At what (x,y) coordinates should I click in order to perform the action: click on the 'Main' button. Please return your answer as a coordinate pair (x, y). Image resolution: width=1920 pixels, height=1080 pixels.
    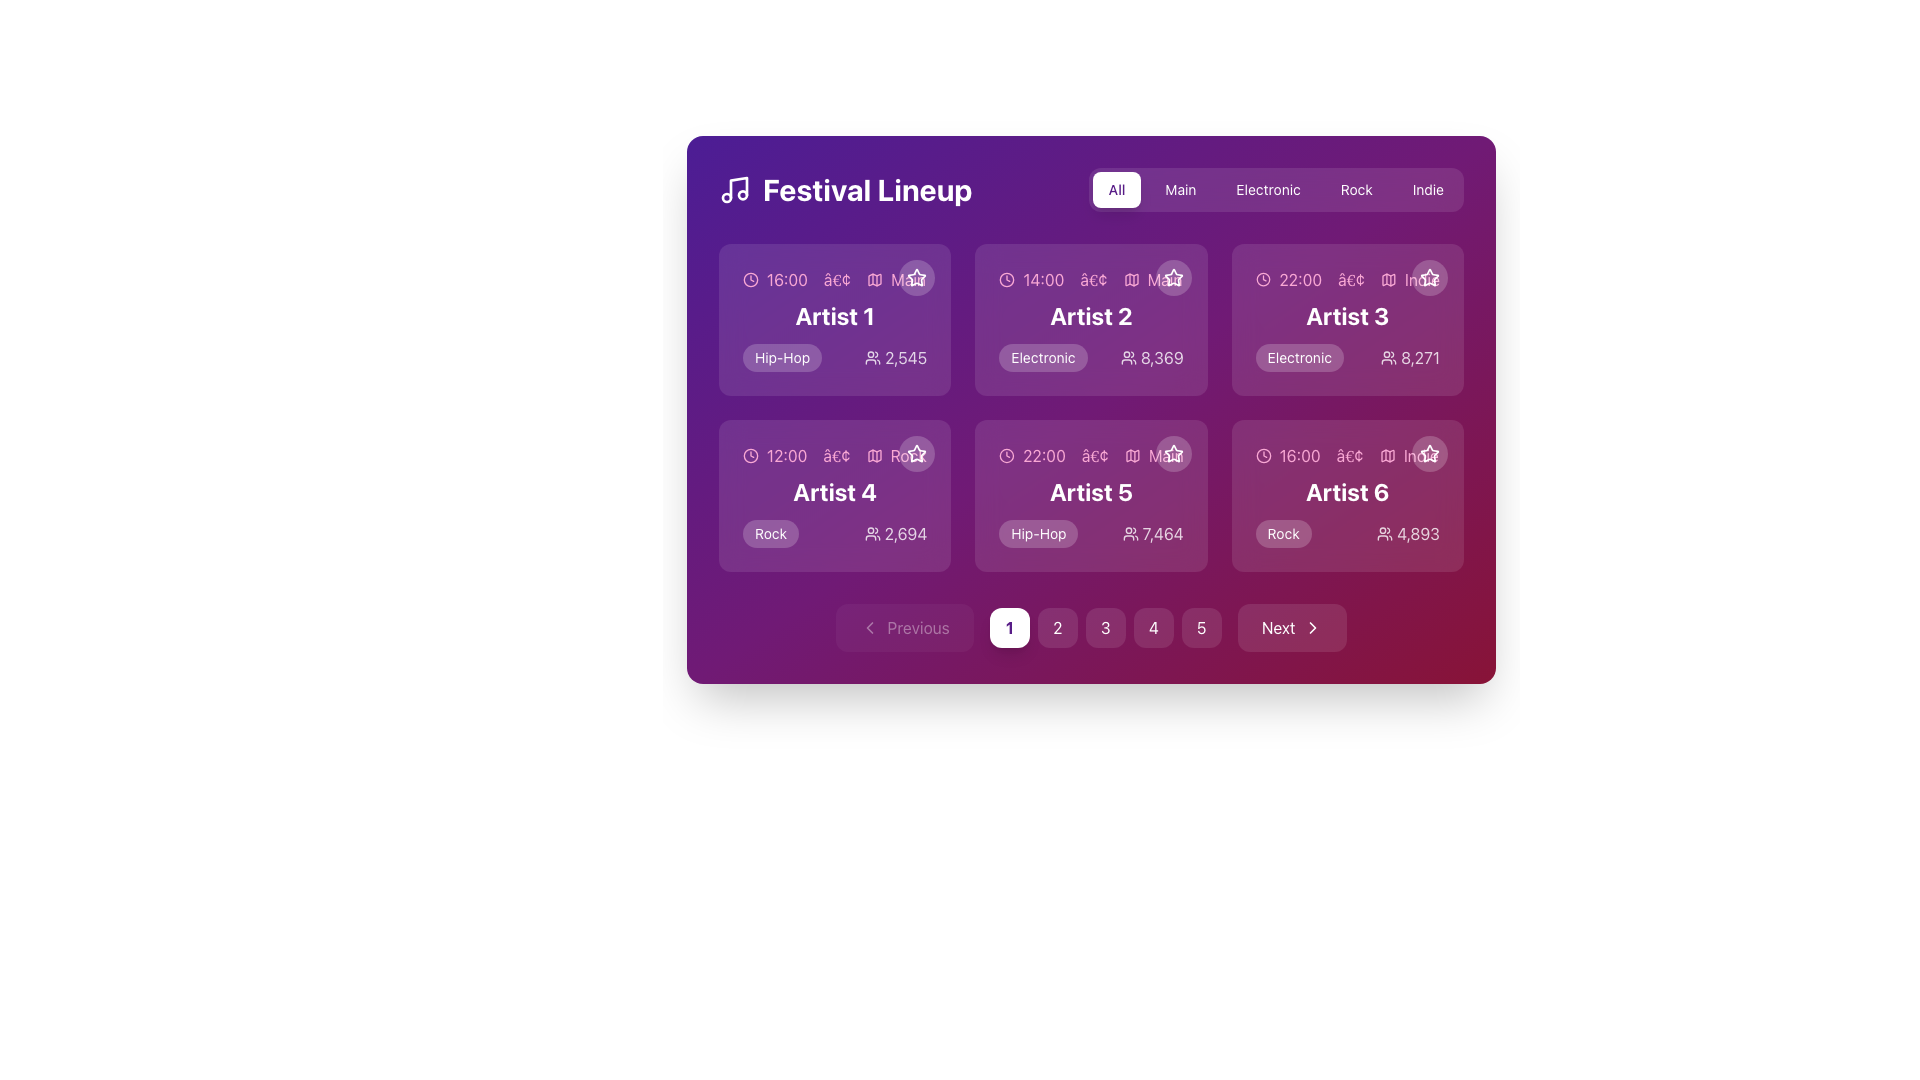
    Looking at the image, I should click on (1180, 189).